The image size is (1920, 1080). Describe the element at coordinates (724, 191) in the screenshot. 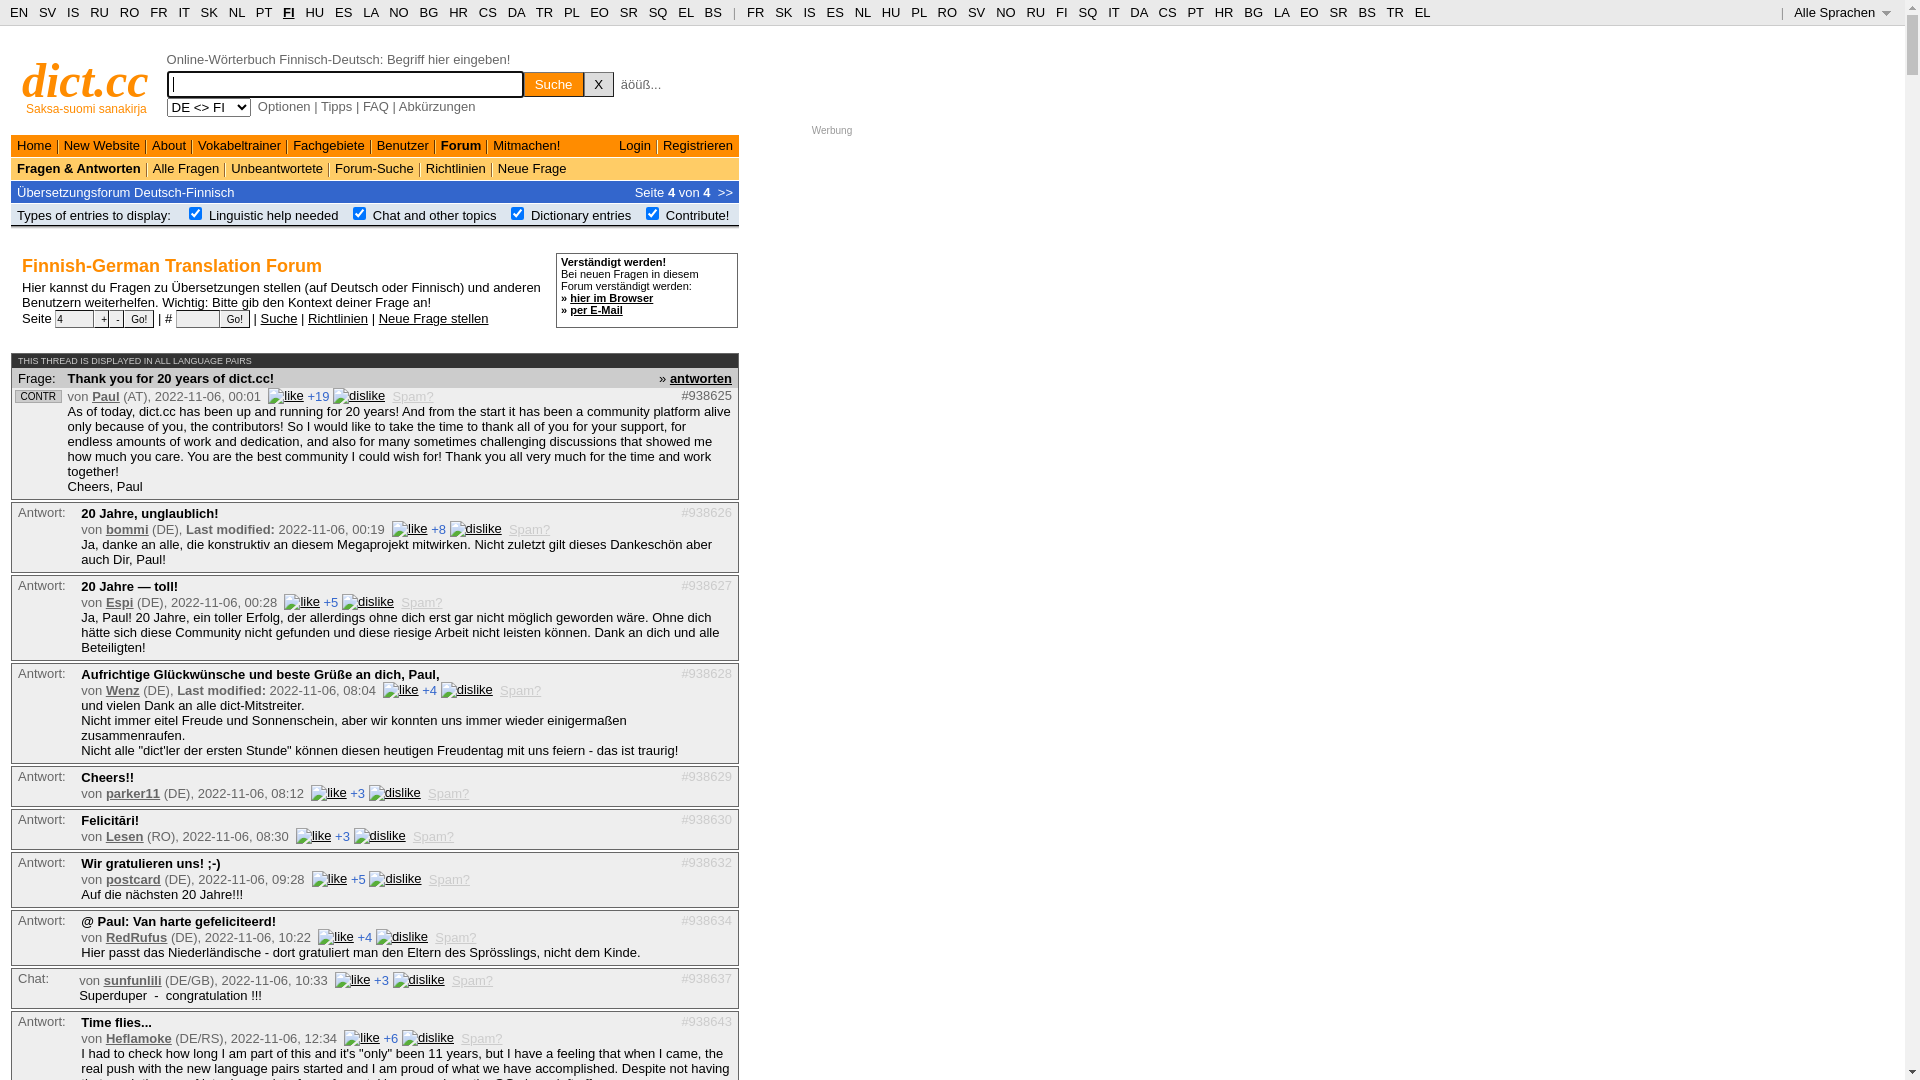

I see `'>>'` at that location.